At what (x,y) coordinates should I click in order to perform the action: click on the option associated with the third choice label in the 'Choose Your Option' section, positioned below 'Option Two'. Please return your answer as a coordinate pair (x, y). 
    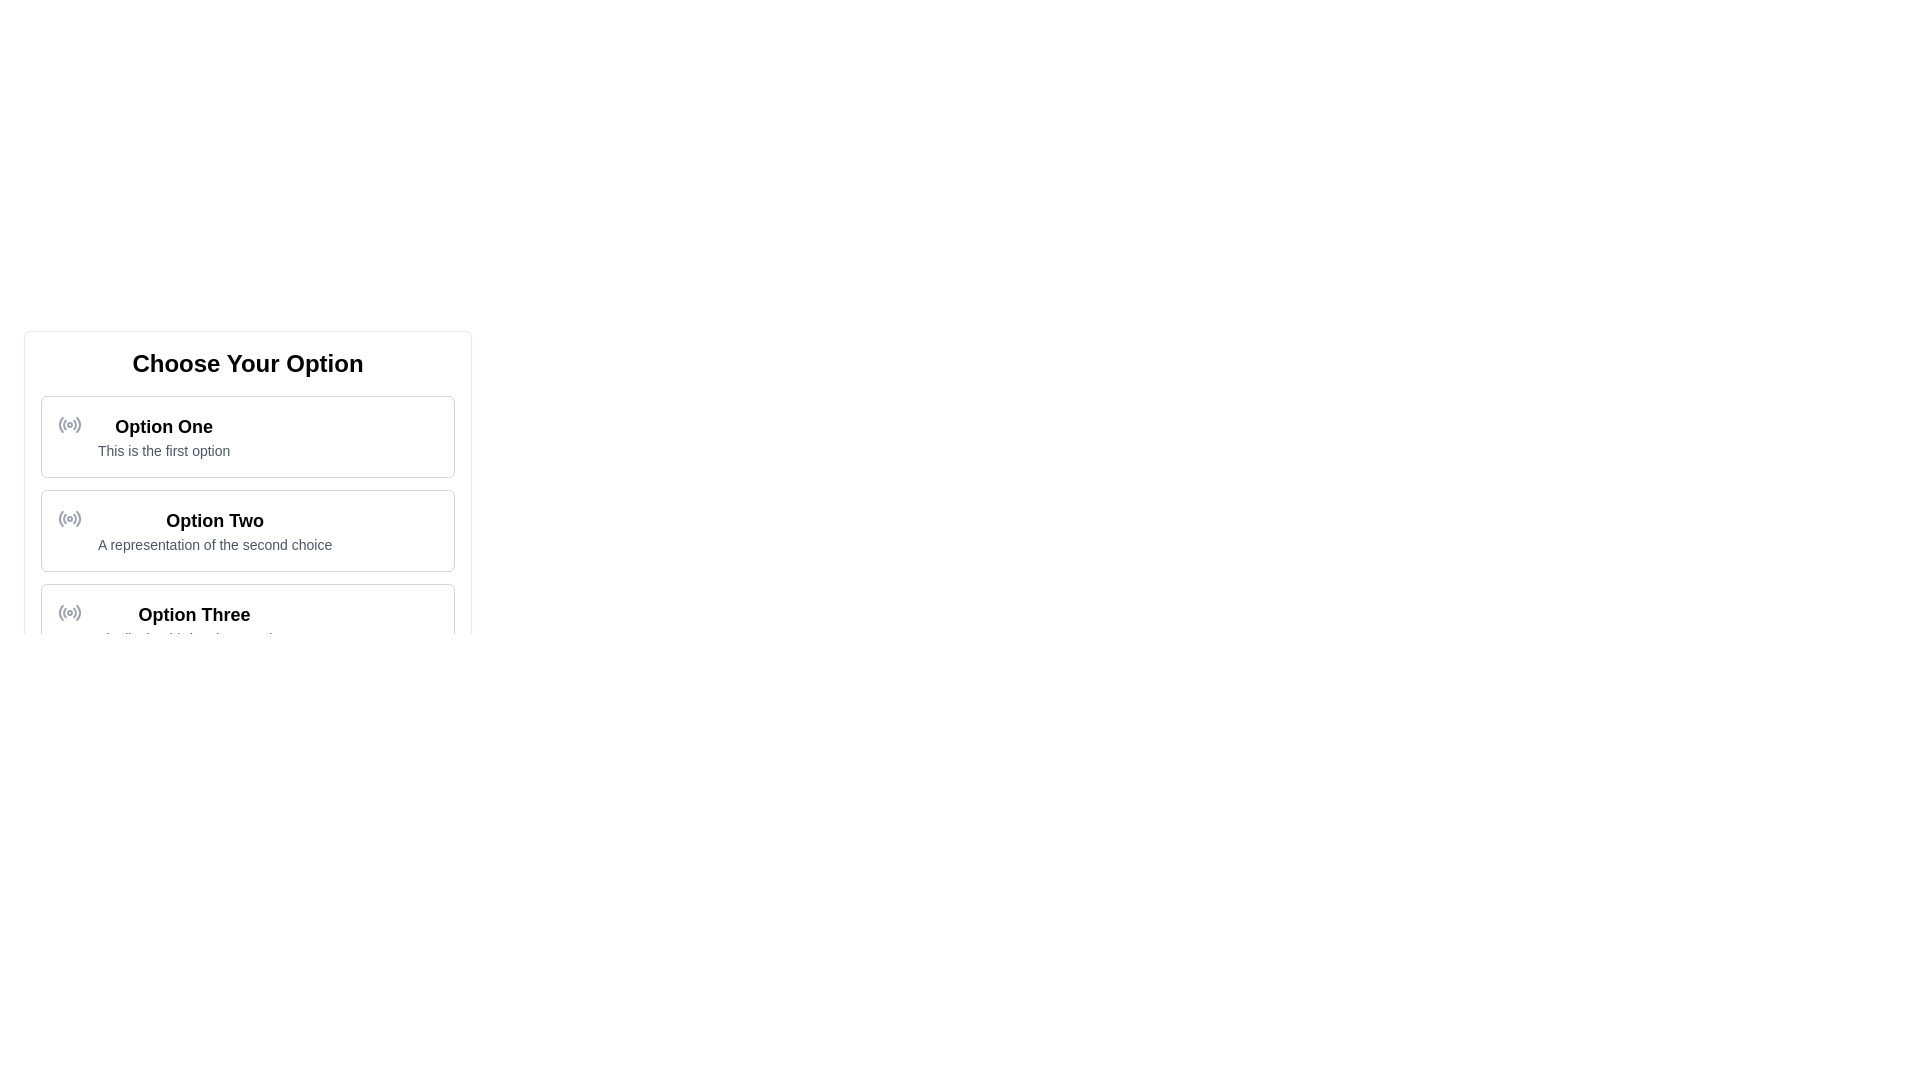
    Looking at the image, I should click on (194, 613).